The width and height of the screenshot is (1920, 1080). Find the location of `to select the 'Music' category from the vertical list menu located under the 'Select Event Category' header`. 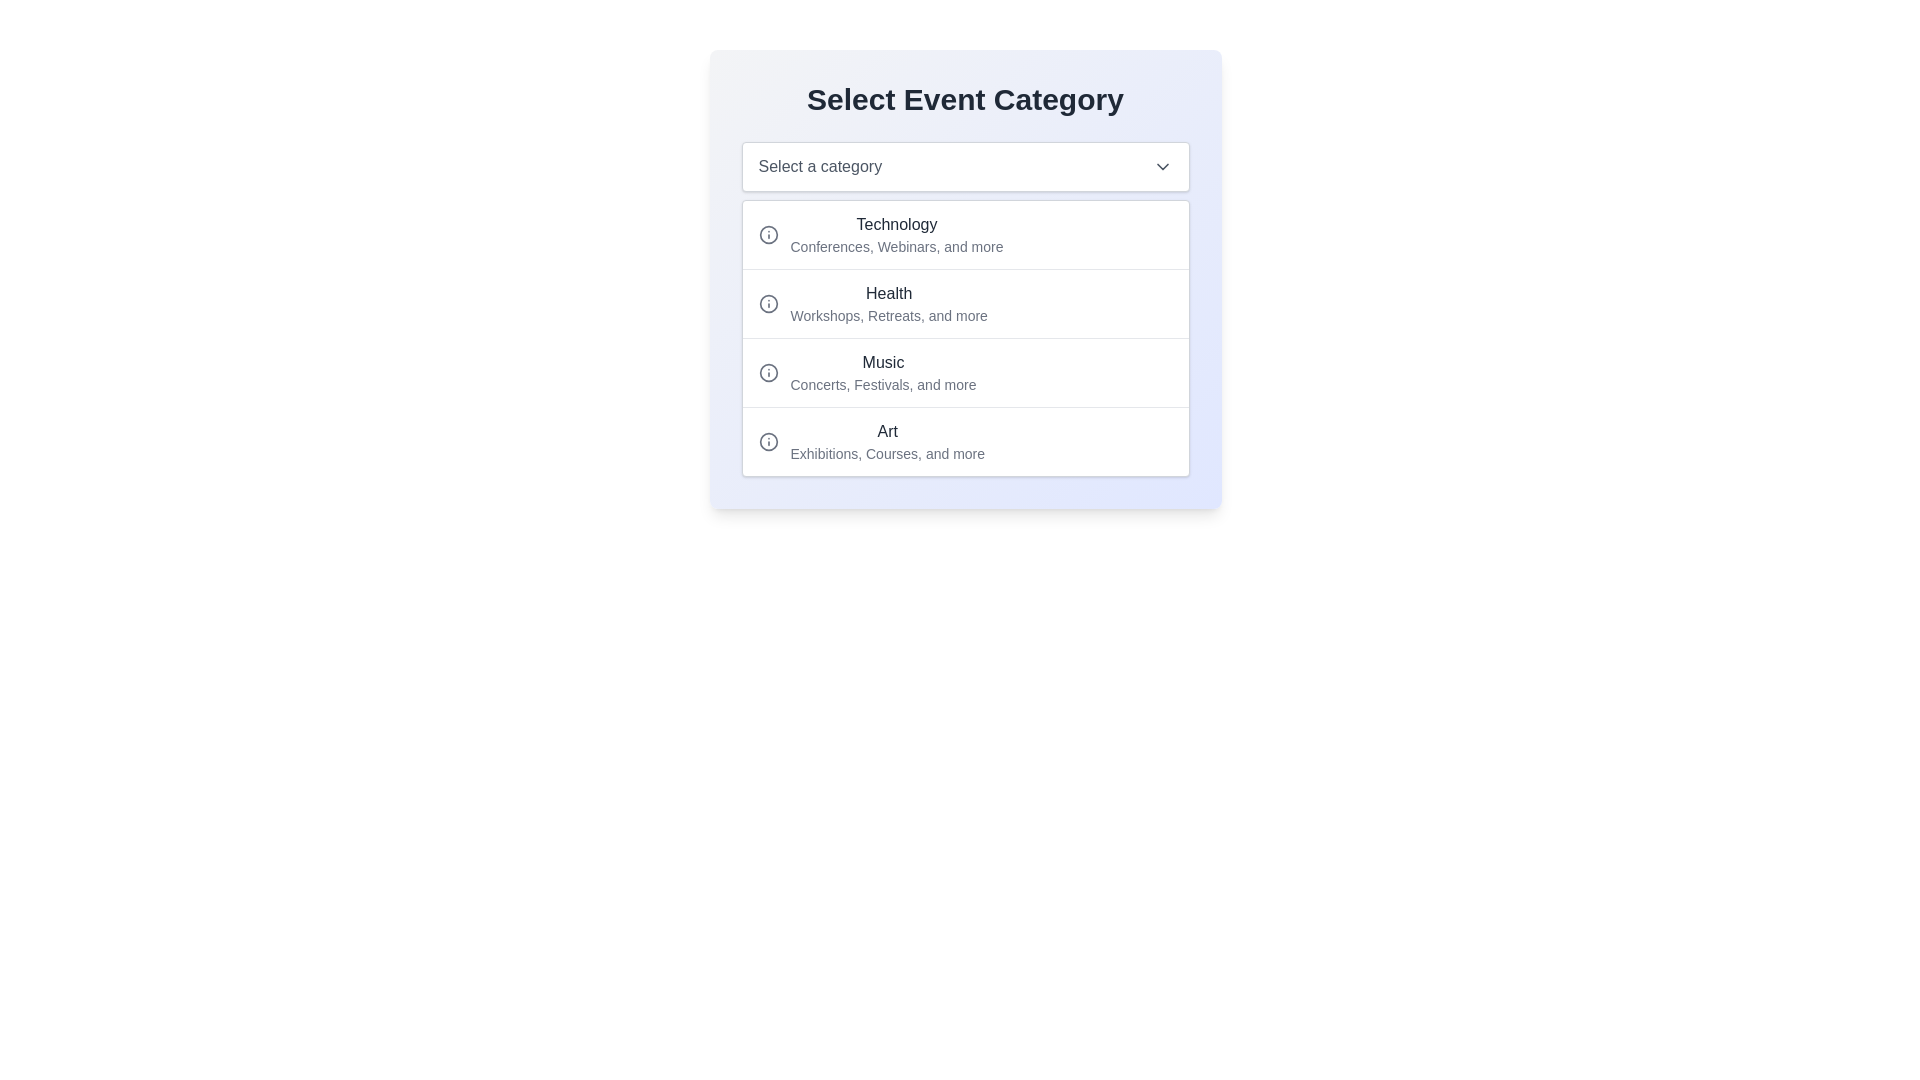

to select the 'Music' category from the vertical list menu located under the 'Select Event Category' header is located at coordinates (965, 372).